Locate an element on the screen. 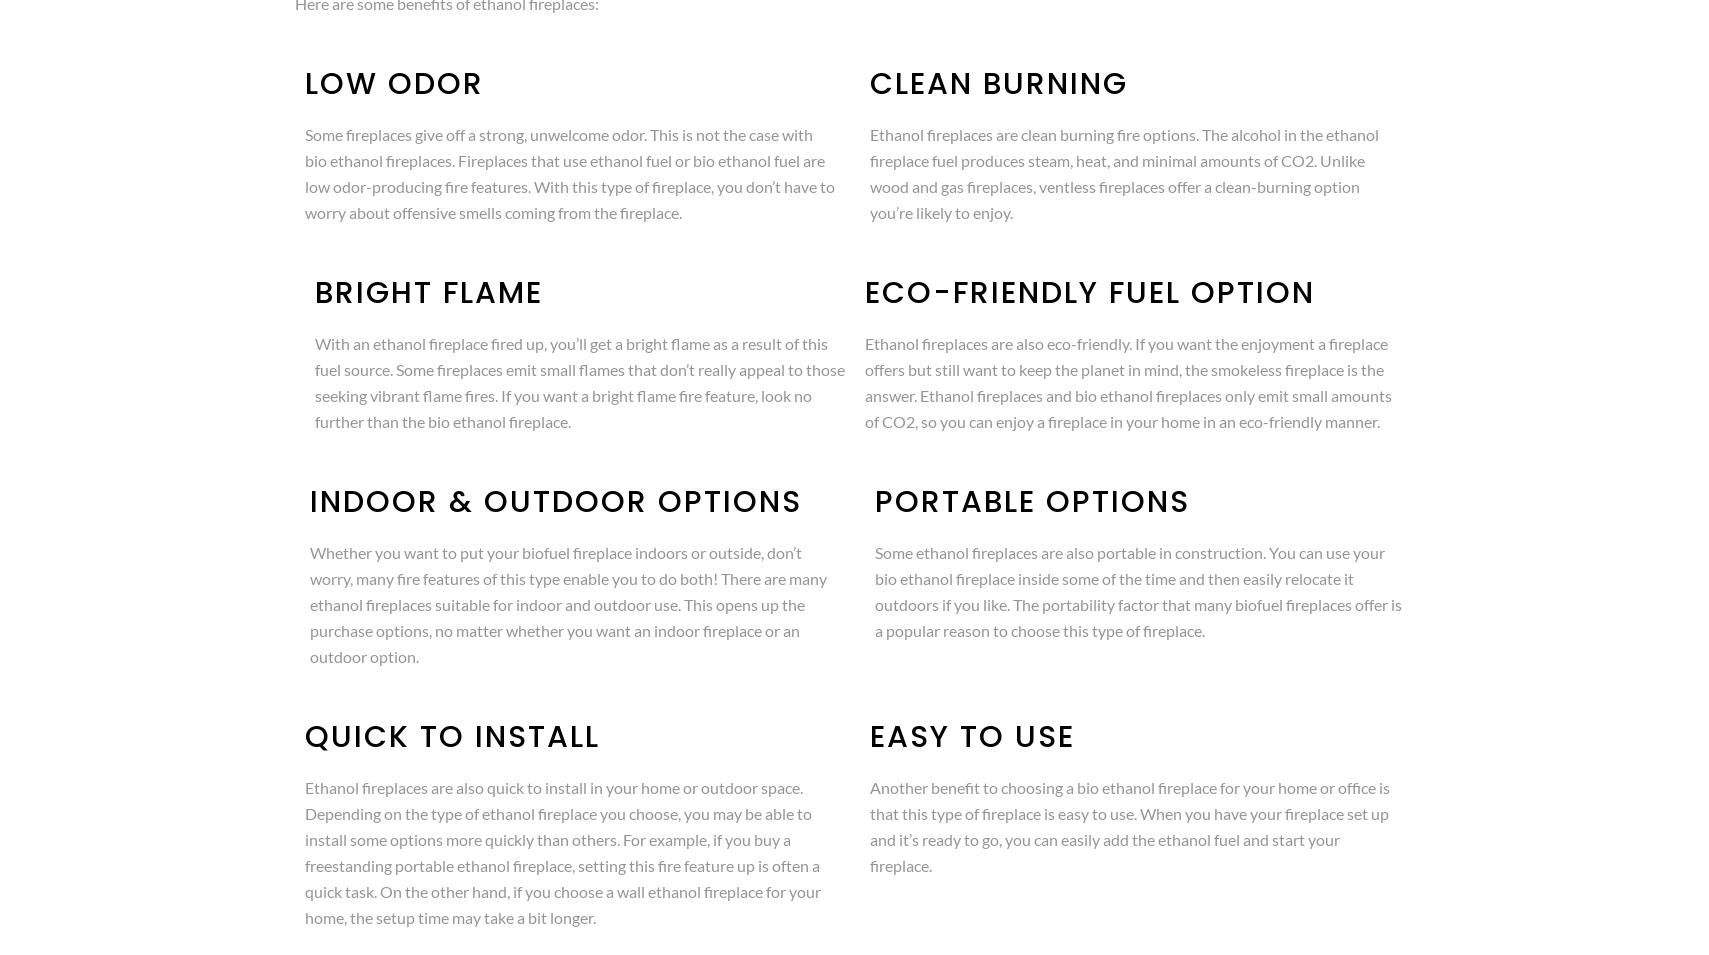 This screenshot has height=955, width=1709. 'Another benefit to choosing a bio ethanol fireplace for your home or office is that this type of fireplace is easy to use. When you have your fireplace set up and it’s ready to go, you can easily add the ethanol fuel and start your fireplace.' is located at coordinates (1128, 826).